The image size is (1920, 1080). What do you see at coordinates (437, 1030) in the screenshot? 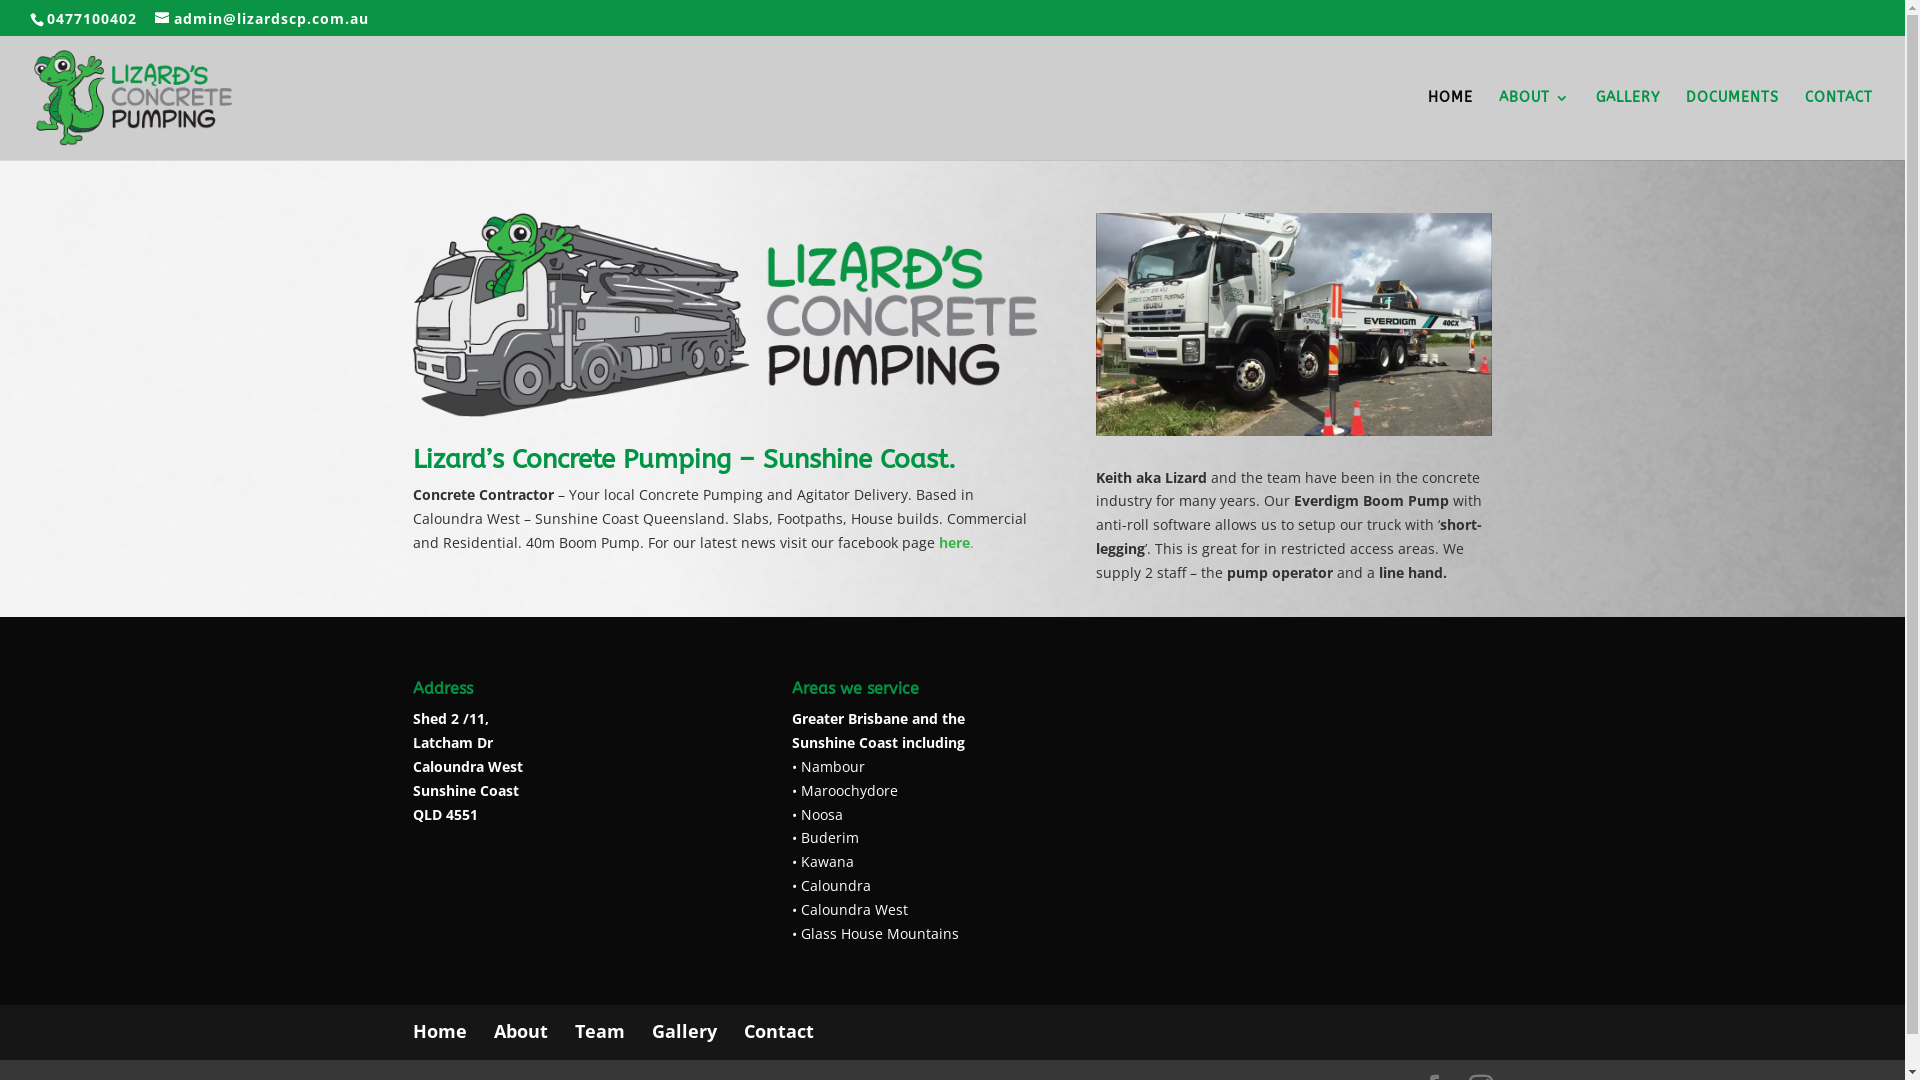
I see `'Home'` at bounding box center [437, 1030].